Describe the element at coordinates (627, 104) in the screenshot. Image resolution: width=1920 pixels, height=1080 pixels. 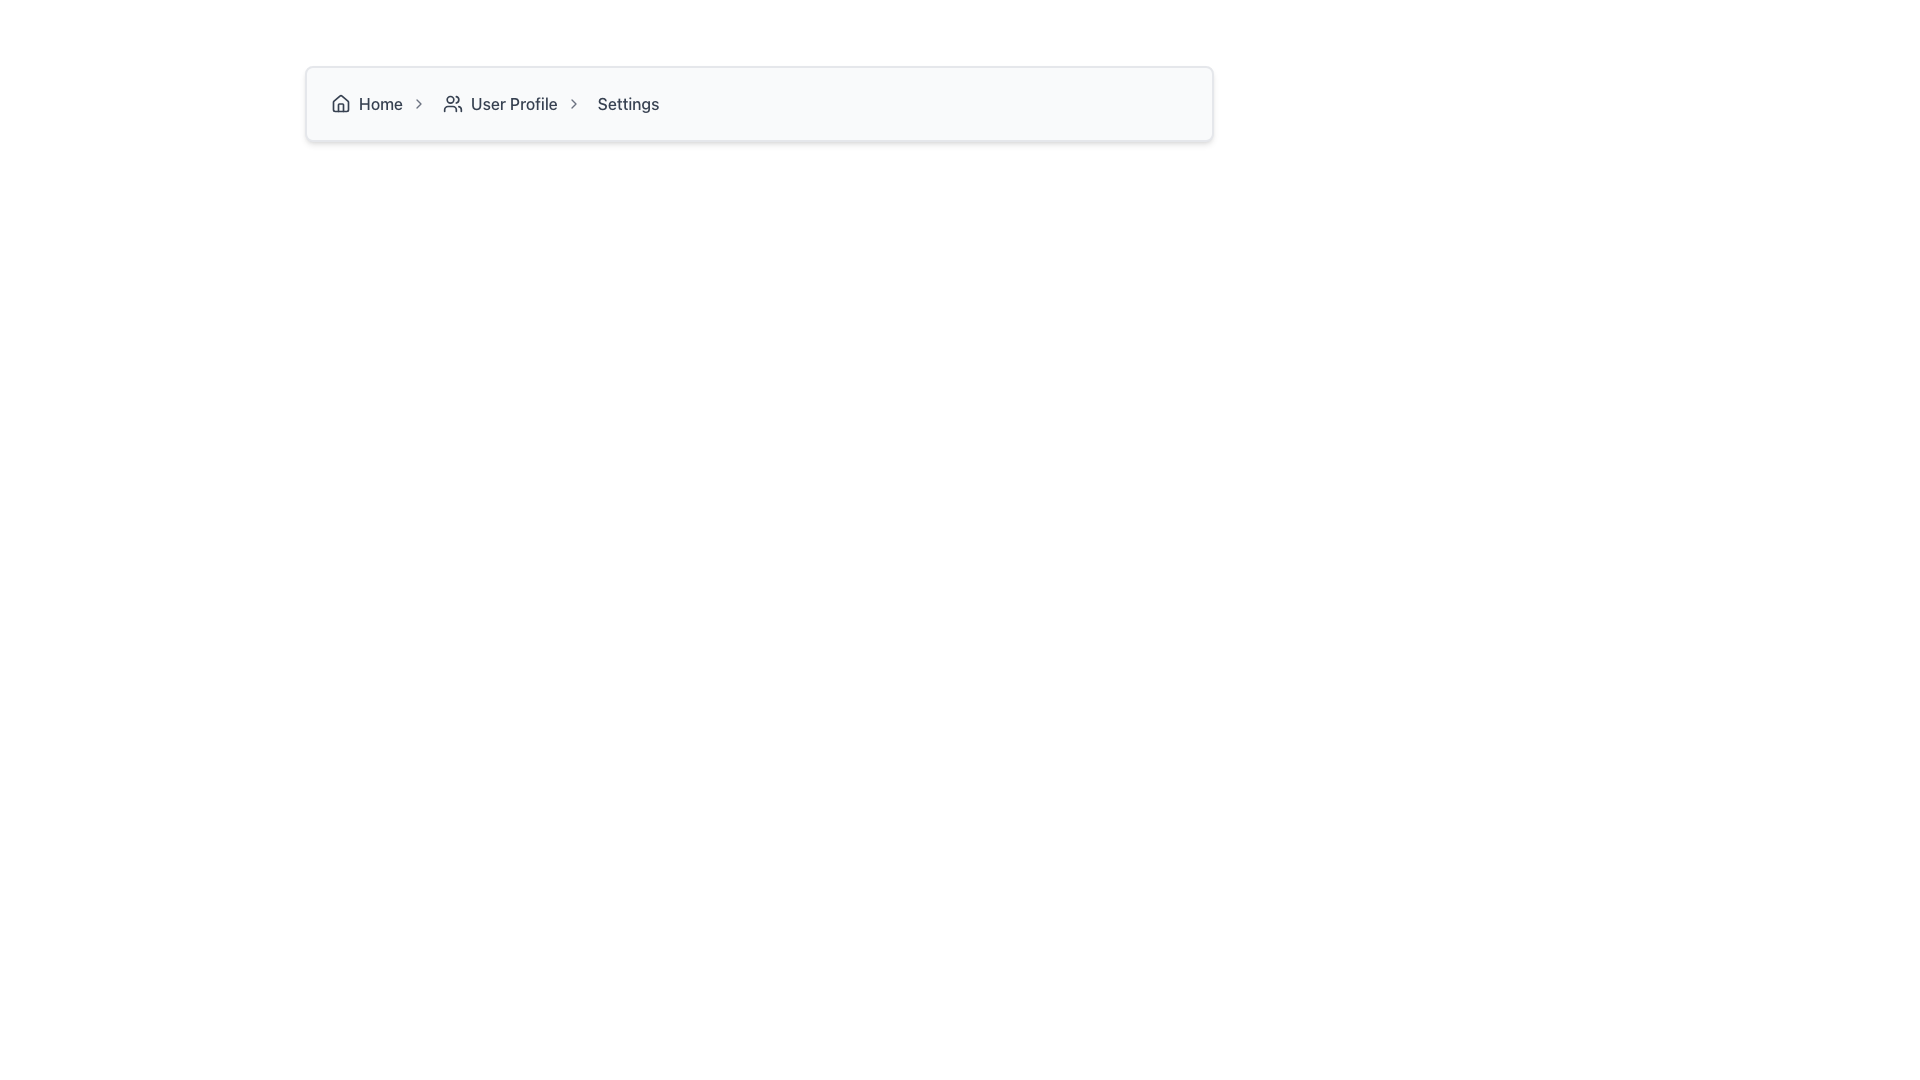
I see `the third breadcrumb label in the breadcrumb navigation bar, which indicates the current page and is positioned to the right of the 'User Profile' breadcrumb` at that location.